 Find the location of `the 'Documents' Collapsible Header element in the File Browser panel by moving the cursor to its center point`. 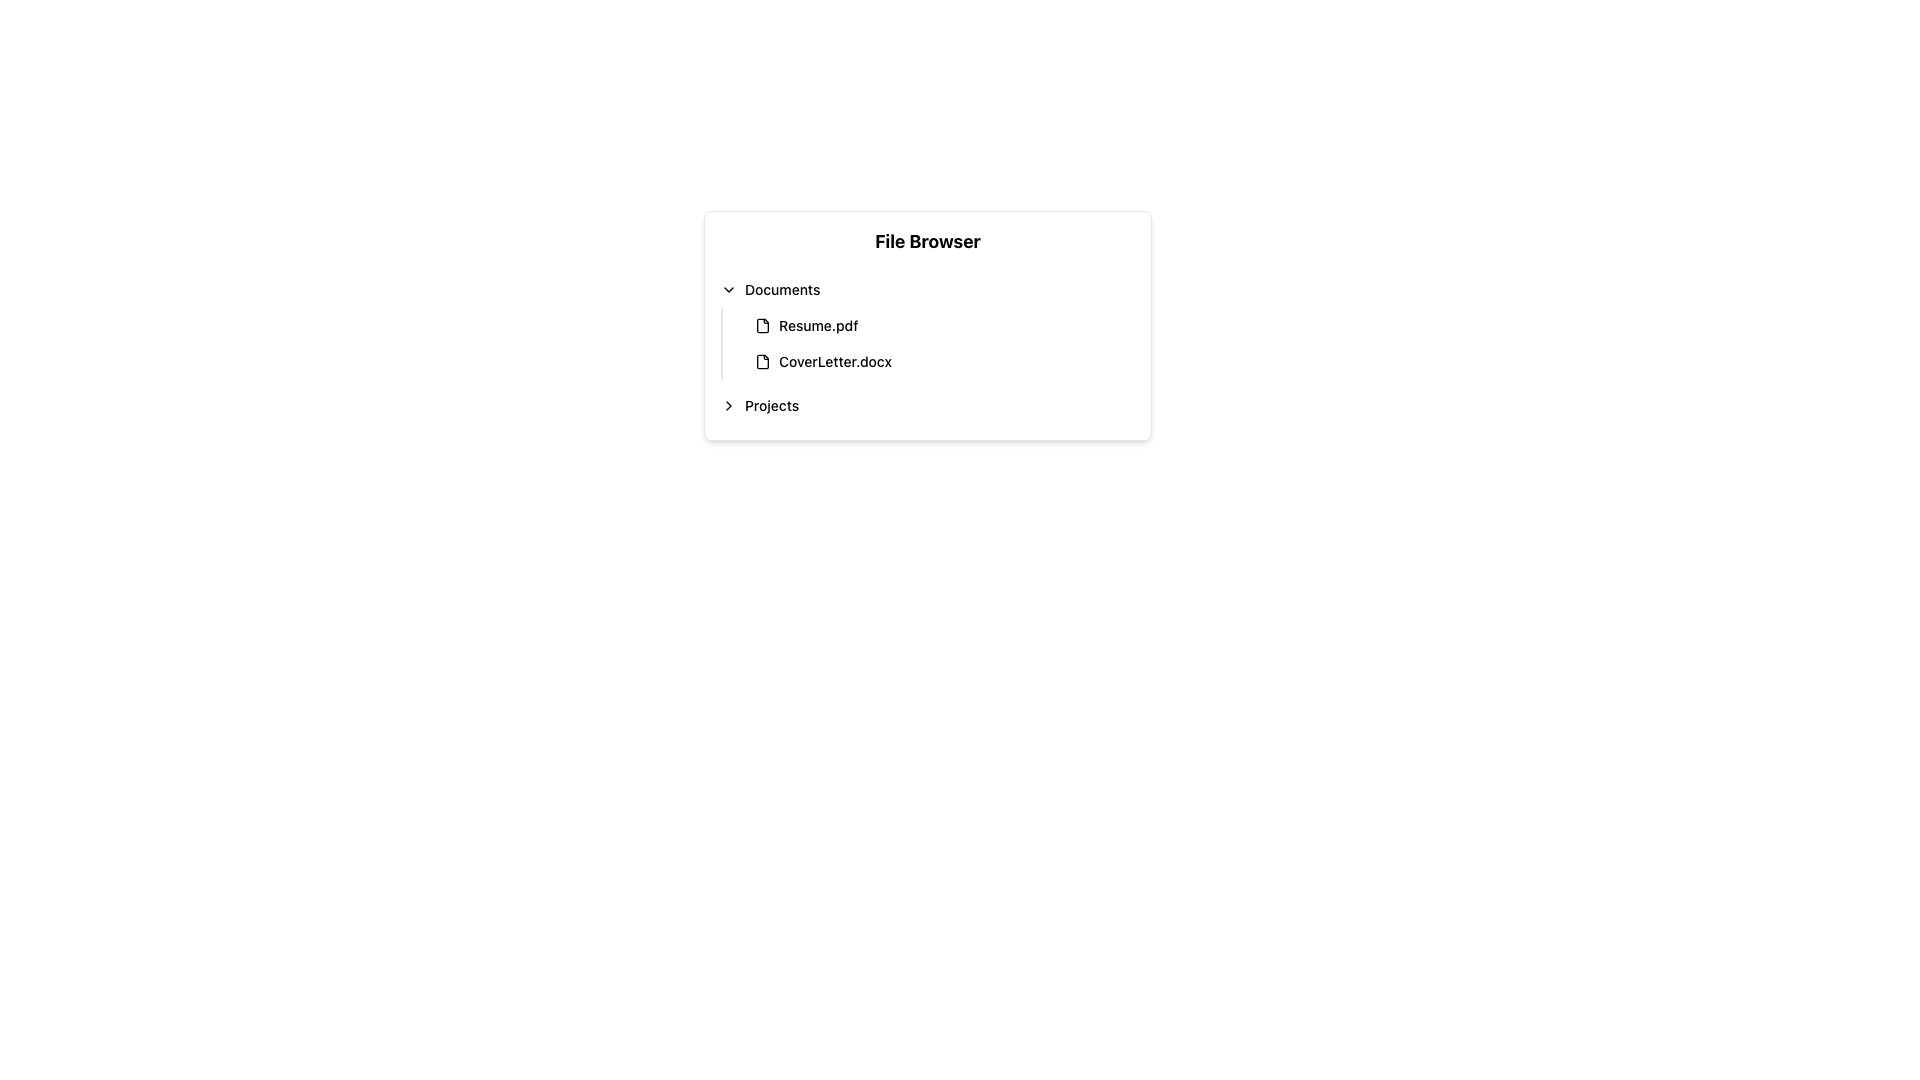

the 'Documents' Collapsible Header element in the File Browser panel by moving the cursor to its center point is located at coordinates (926, 289).